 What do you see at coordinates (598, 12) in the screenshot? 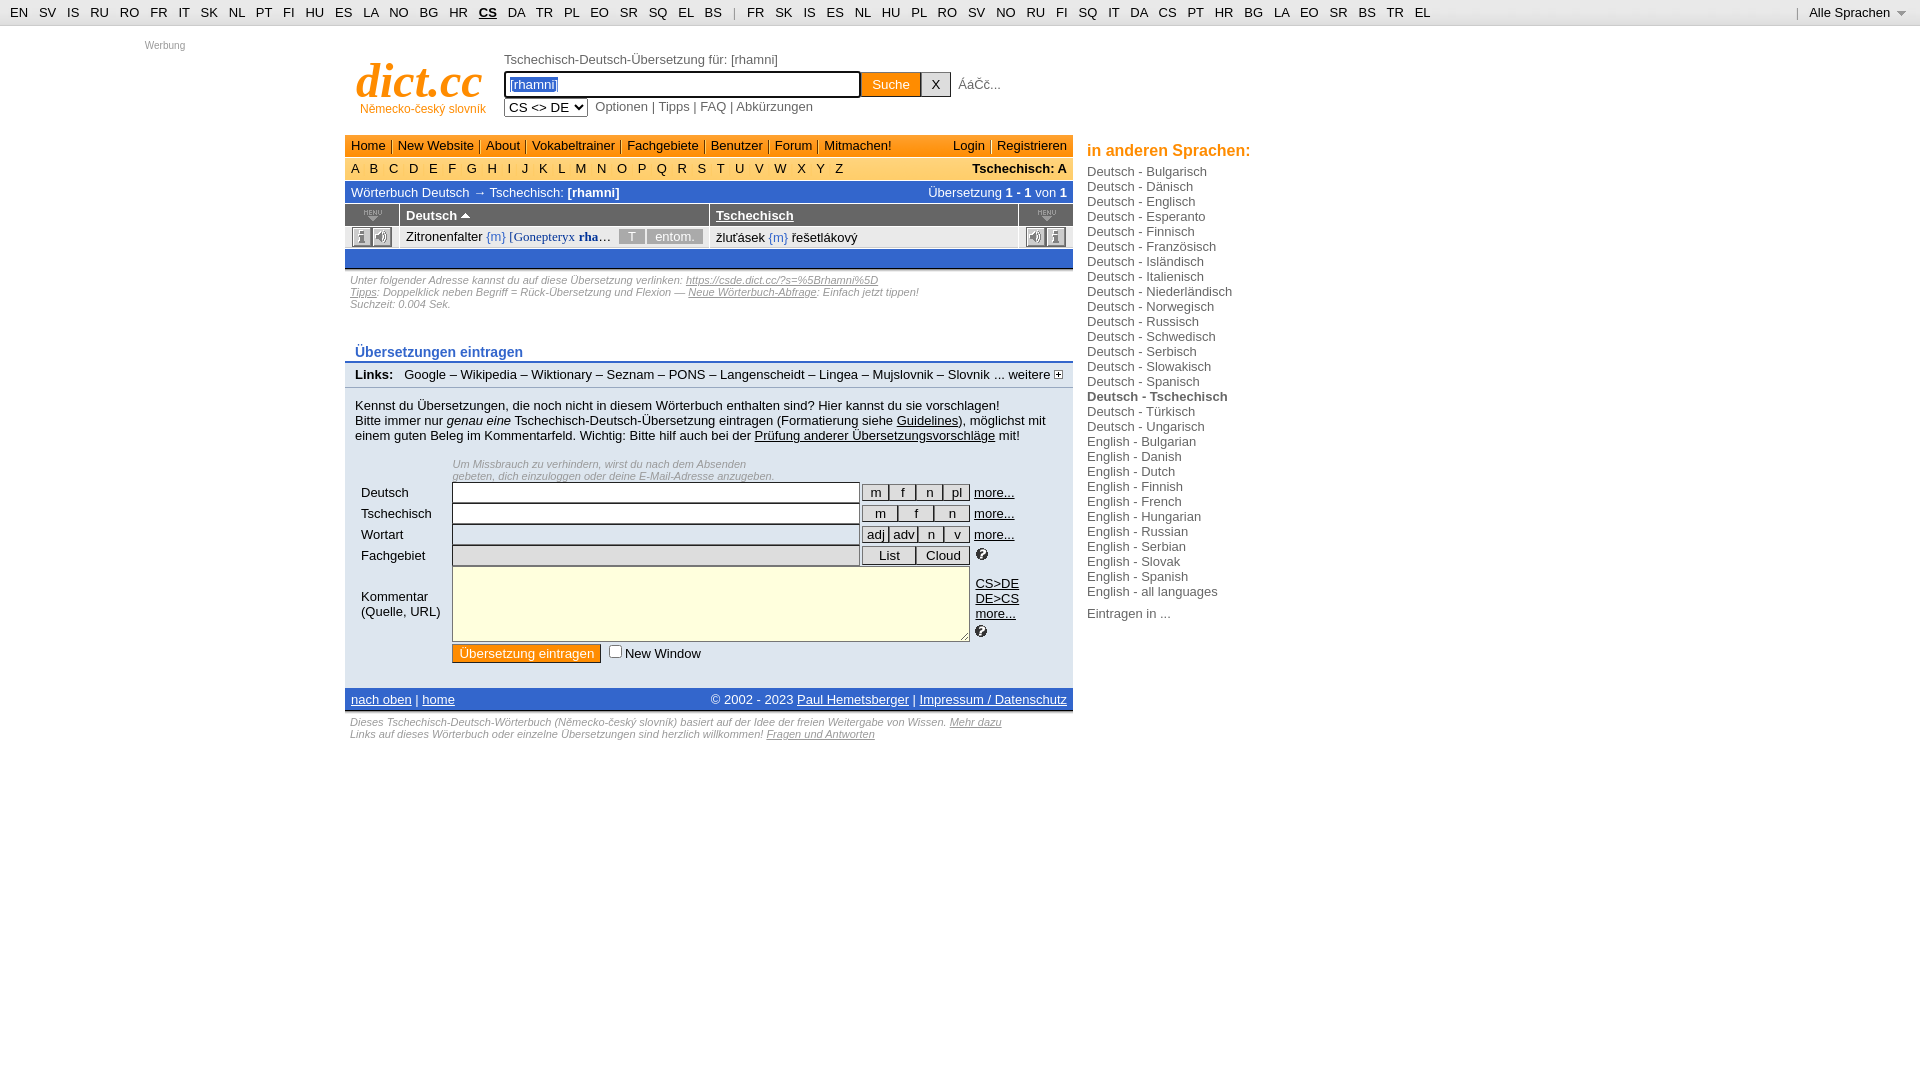
I see `'EO'` at bounding box center [598, 12].